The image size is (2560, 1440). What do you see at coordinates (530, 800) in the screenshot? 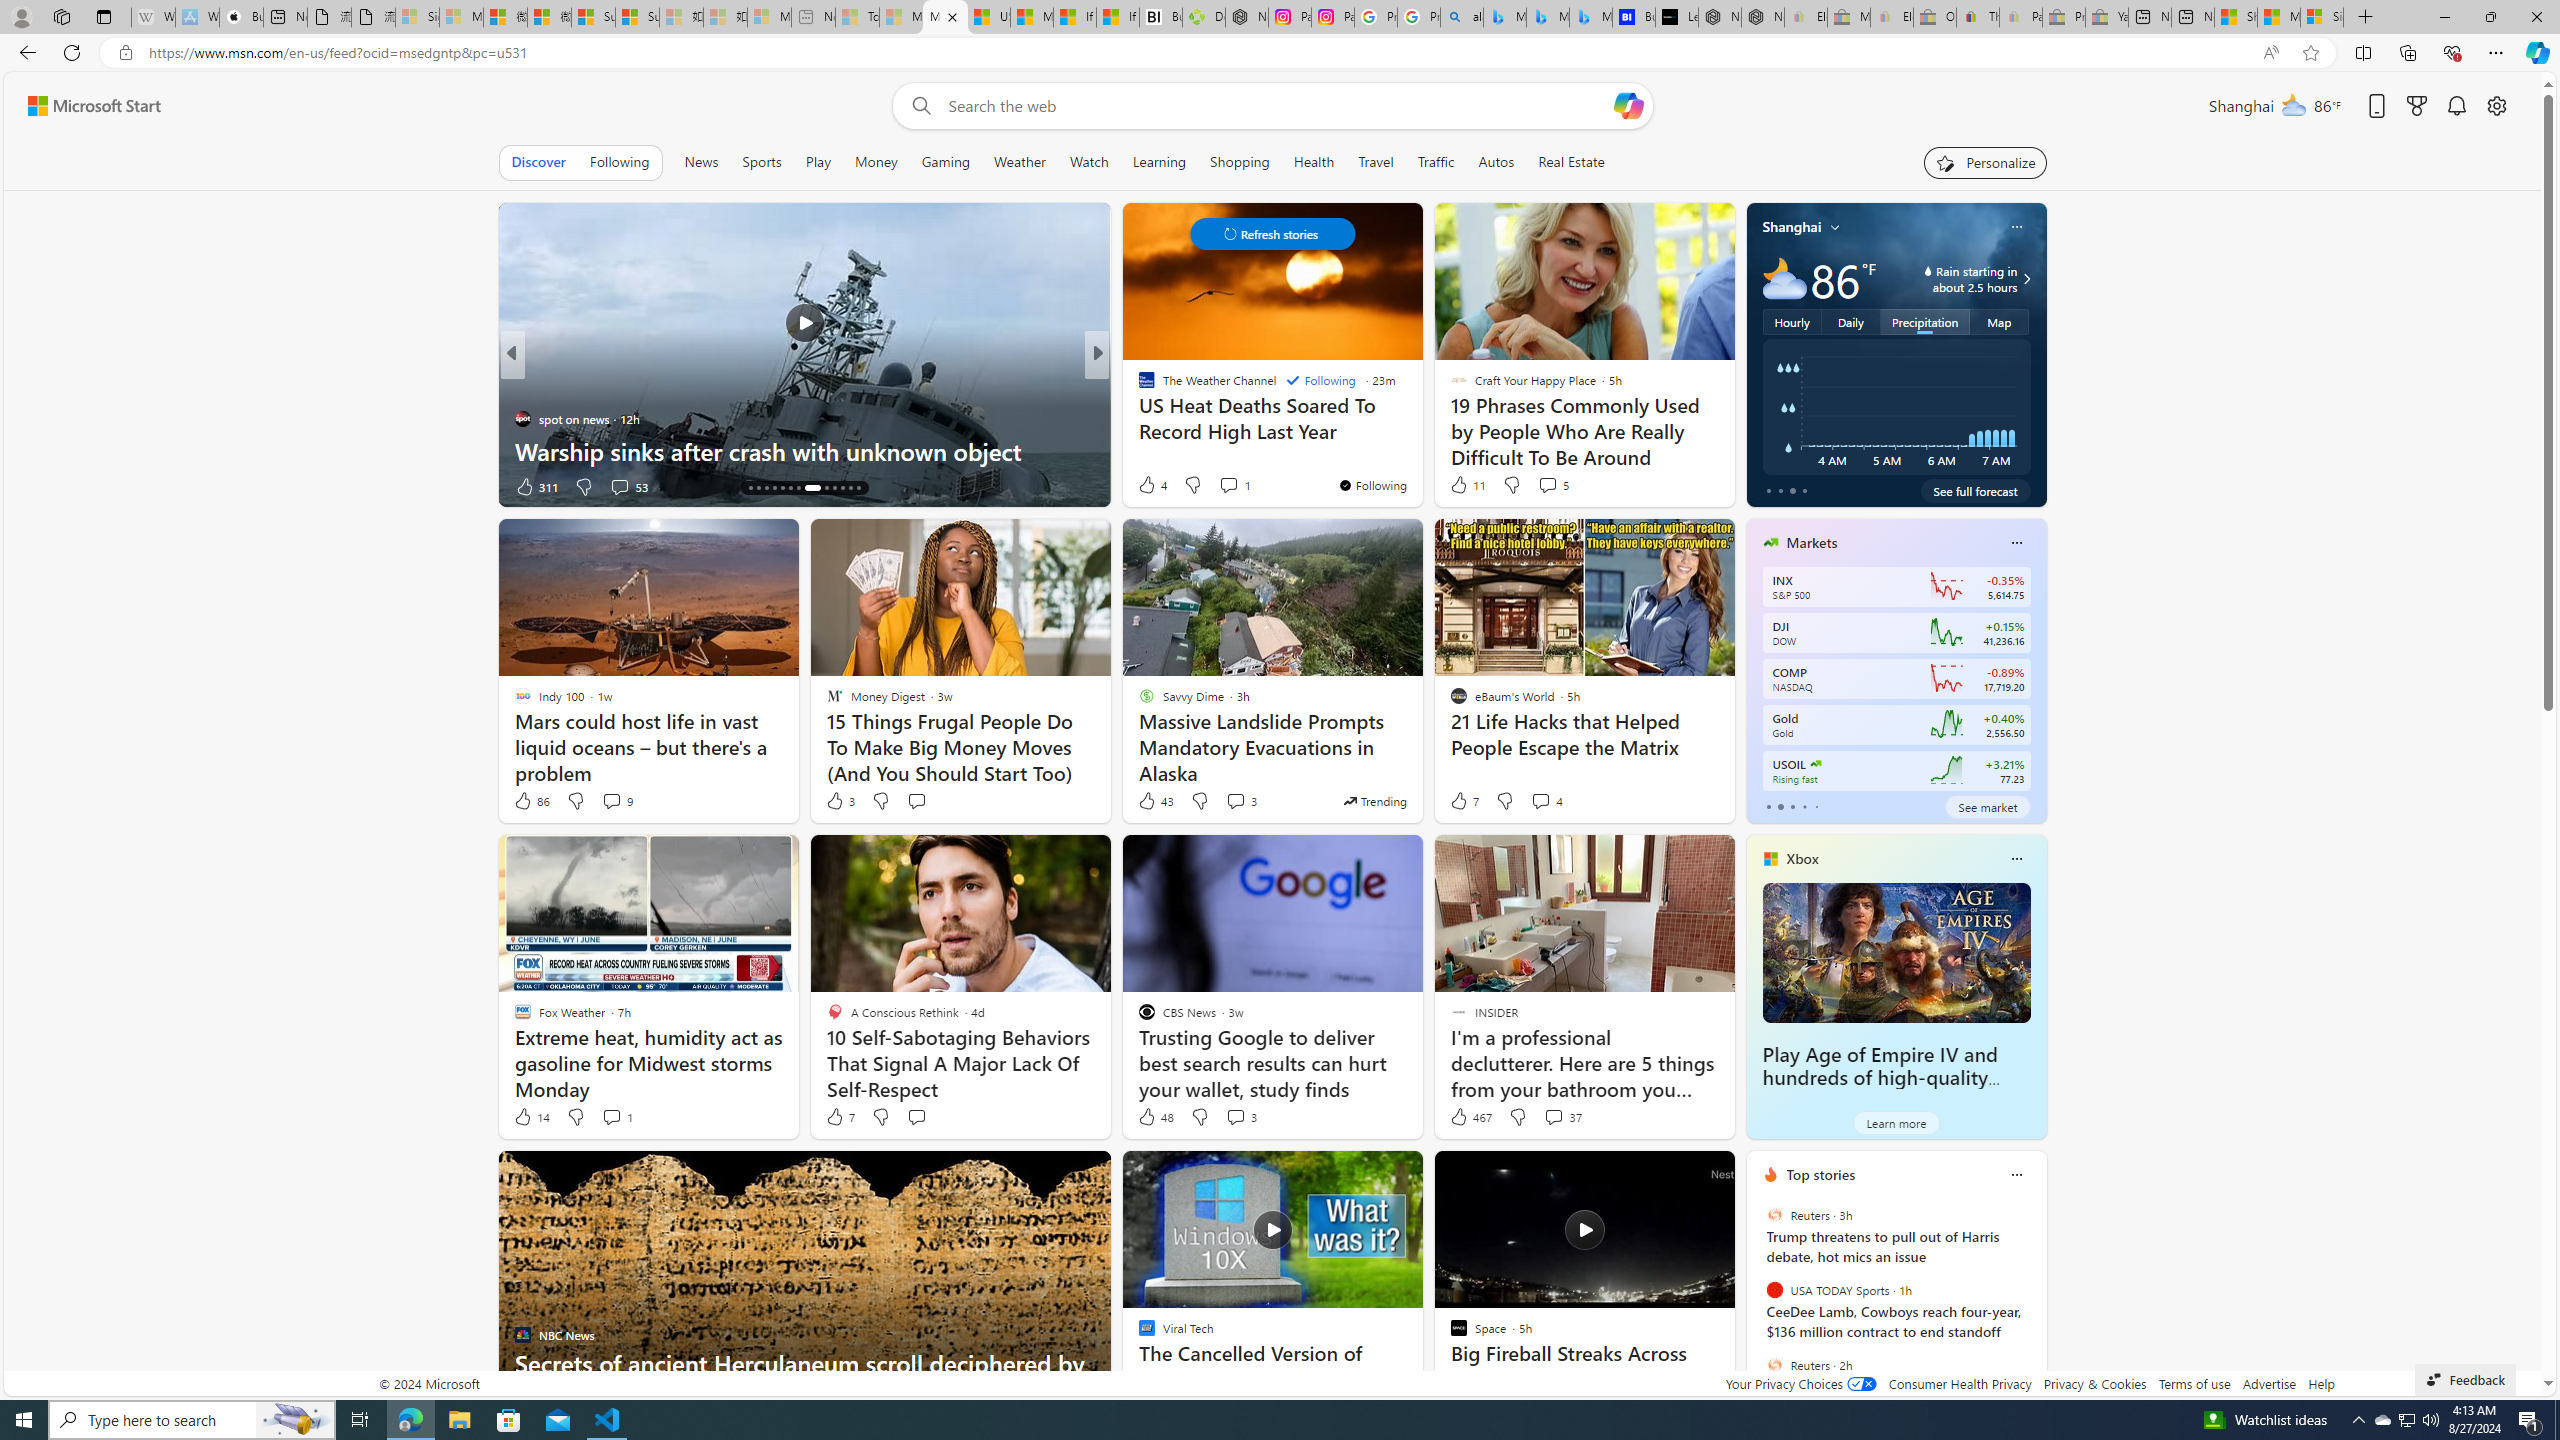
I see `'86 Like'` at bounding box center [530, 800].